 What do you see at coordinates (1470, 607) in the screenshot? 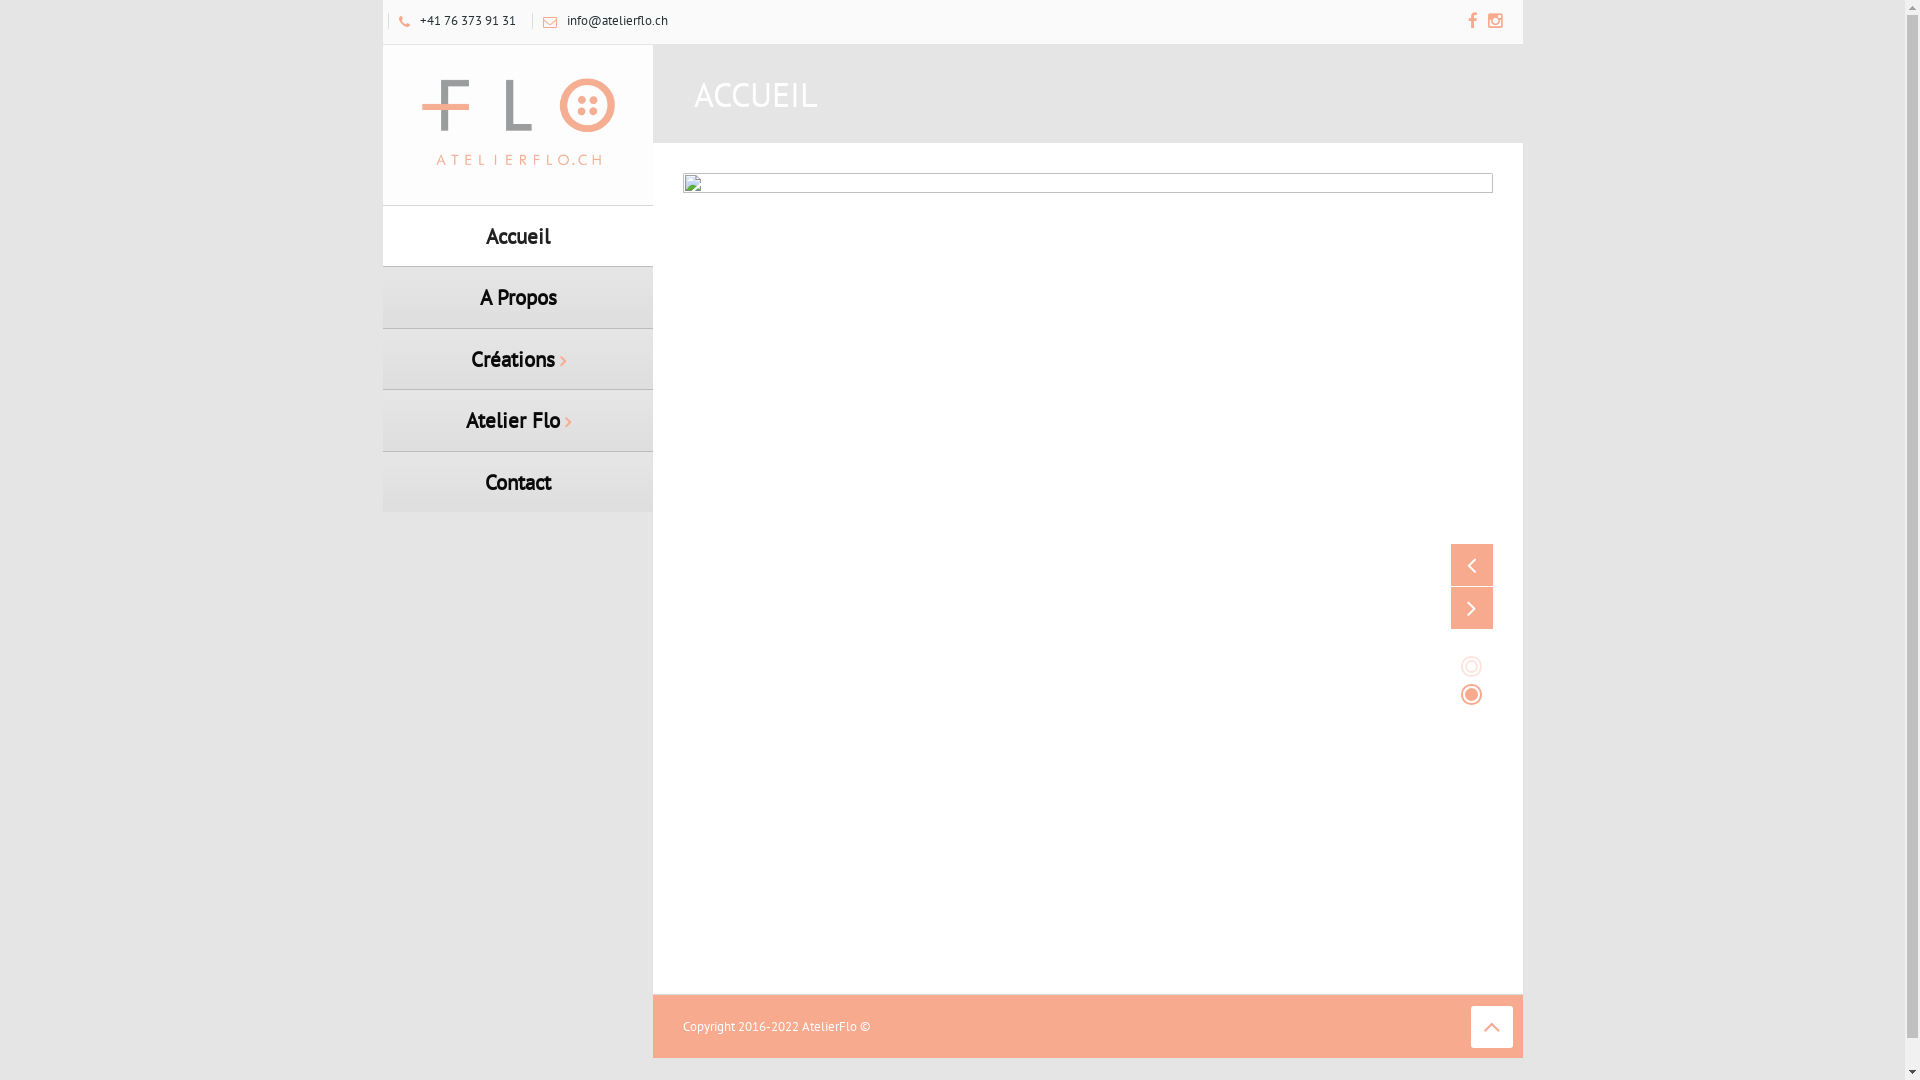
I see `'Next'` at bounding box center [1470, 607].